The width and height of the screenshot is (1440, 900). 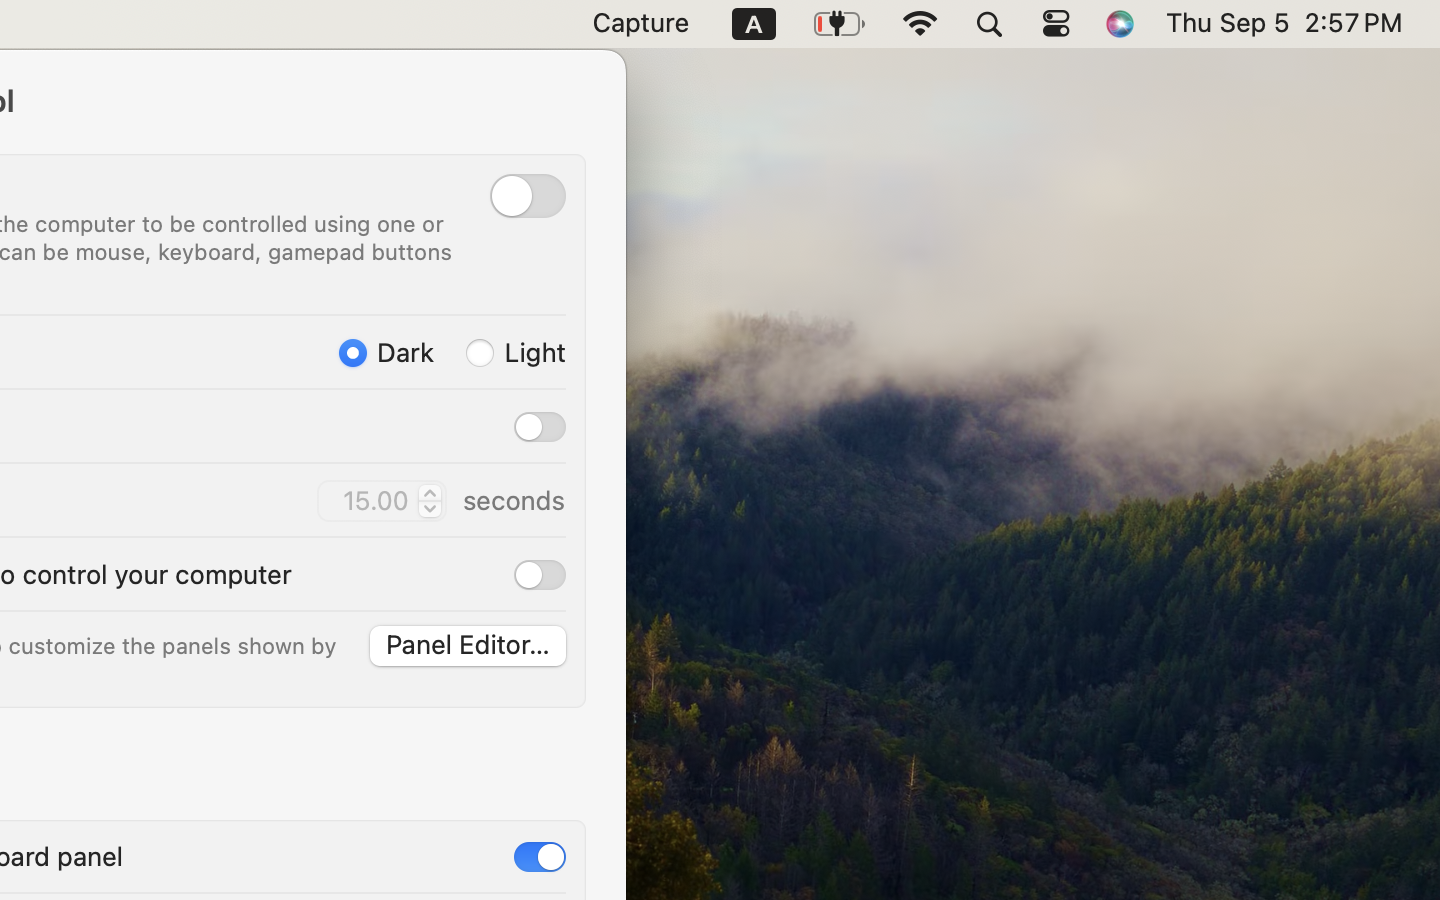 I want to click on '15.0', so click(x=427, y=499).